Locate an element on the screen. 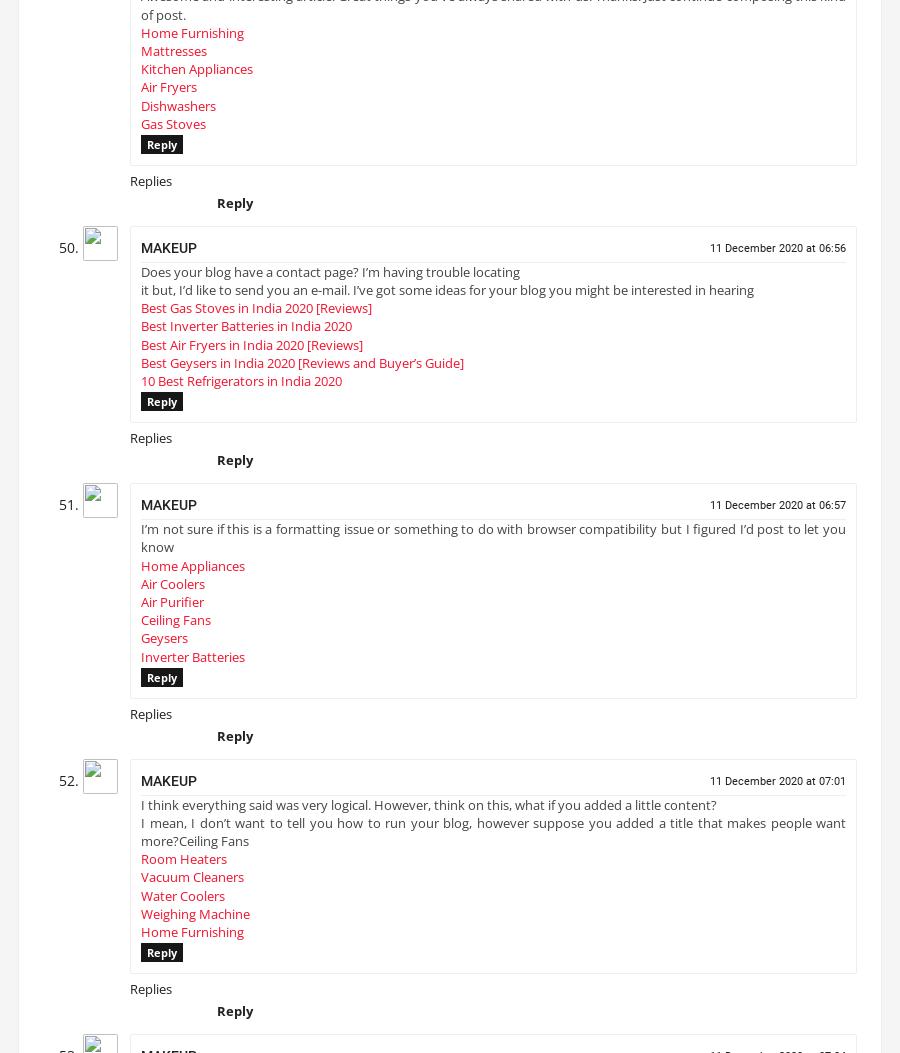 Image resolution: width=900 pixels, height=1053 pixels. 'Weighing Machine' is located at coordinates (141, 919).